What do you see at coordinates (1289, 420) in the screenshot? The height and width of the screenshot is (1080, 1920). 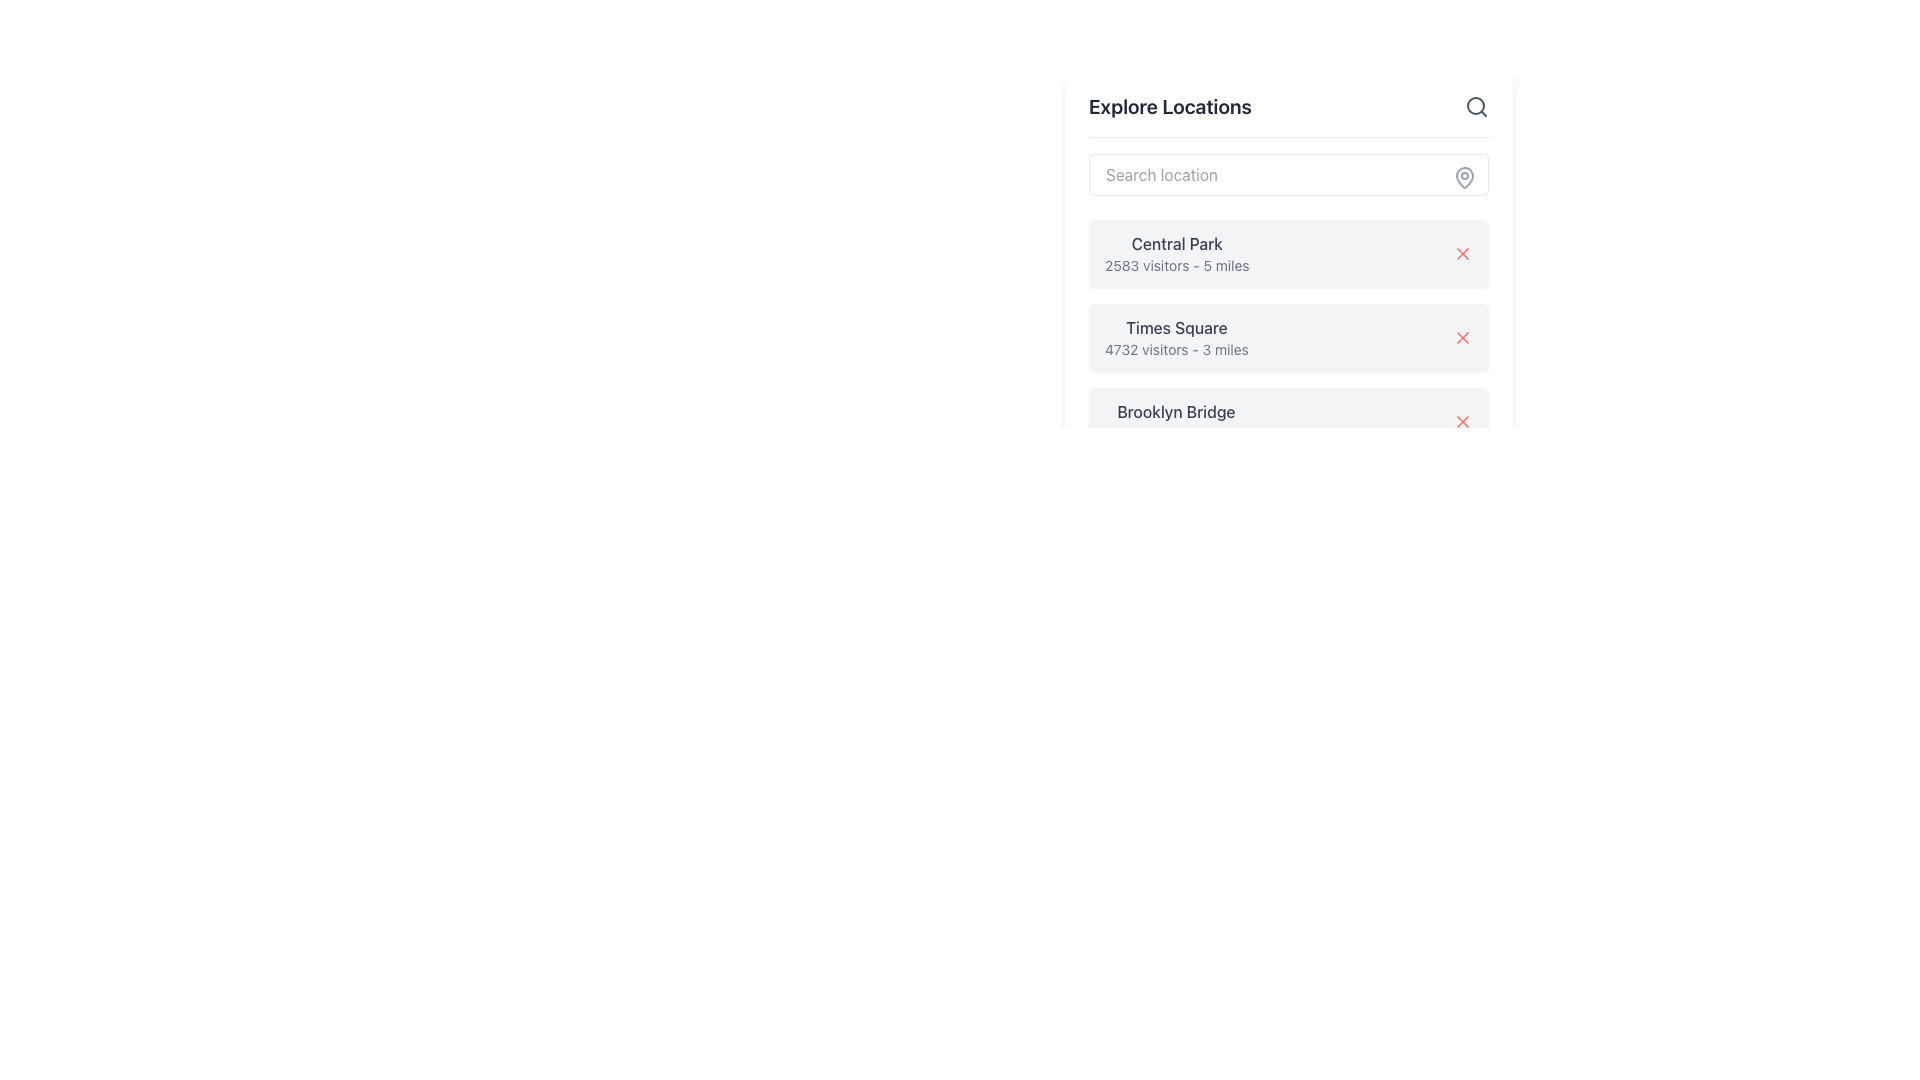 I see `the third list item representing 'Brooklyn Bridge' which includes a red 'X' icon for removal` at bounding box center [1289, 420].